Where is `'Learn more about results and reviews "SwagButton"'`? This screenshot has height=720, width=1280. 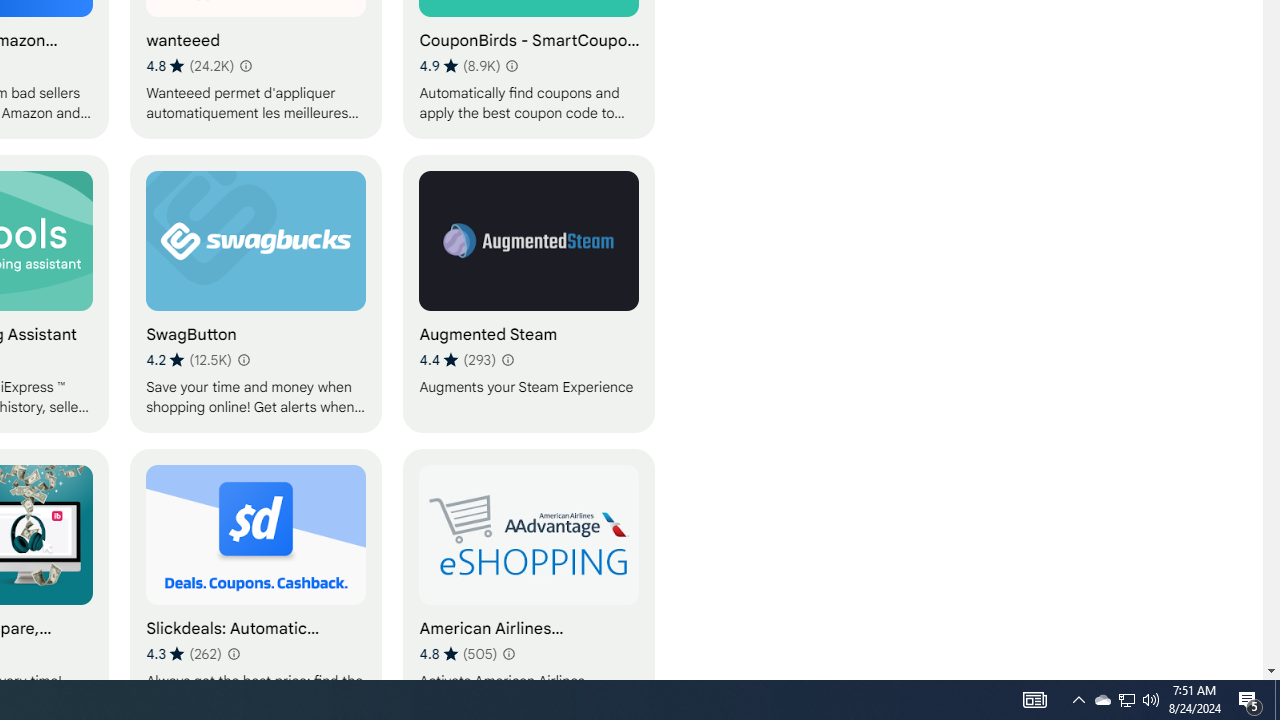
'Learn more about results and reviews "SwagButton"' is located at coordinates (242, 360).